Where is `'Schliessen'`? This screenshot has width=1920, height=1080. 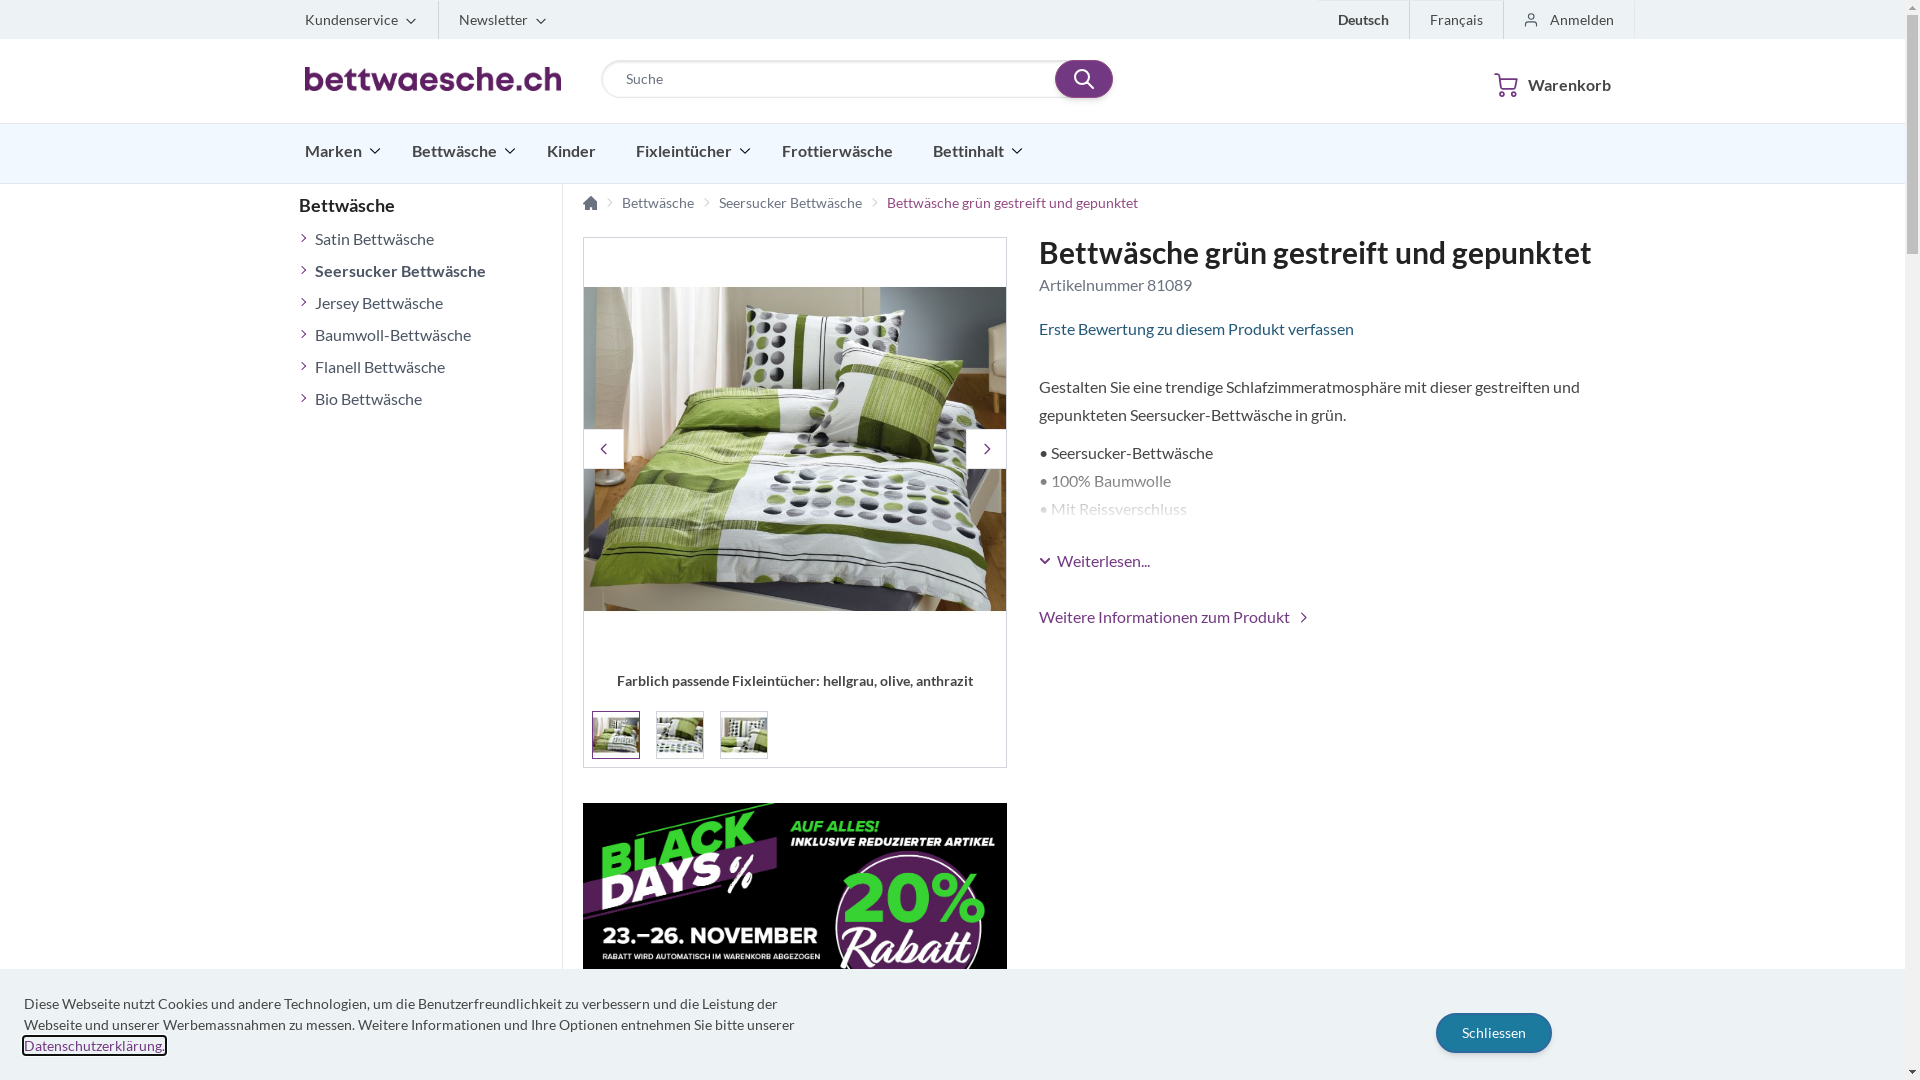 'Schliessen' is located at coordinates (1493, 1032).